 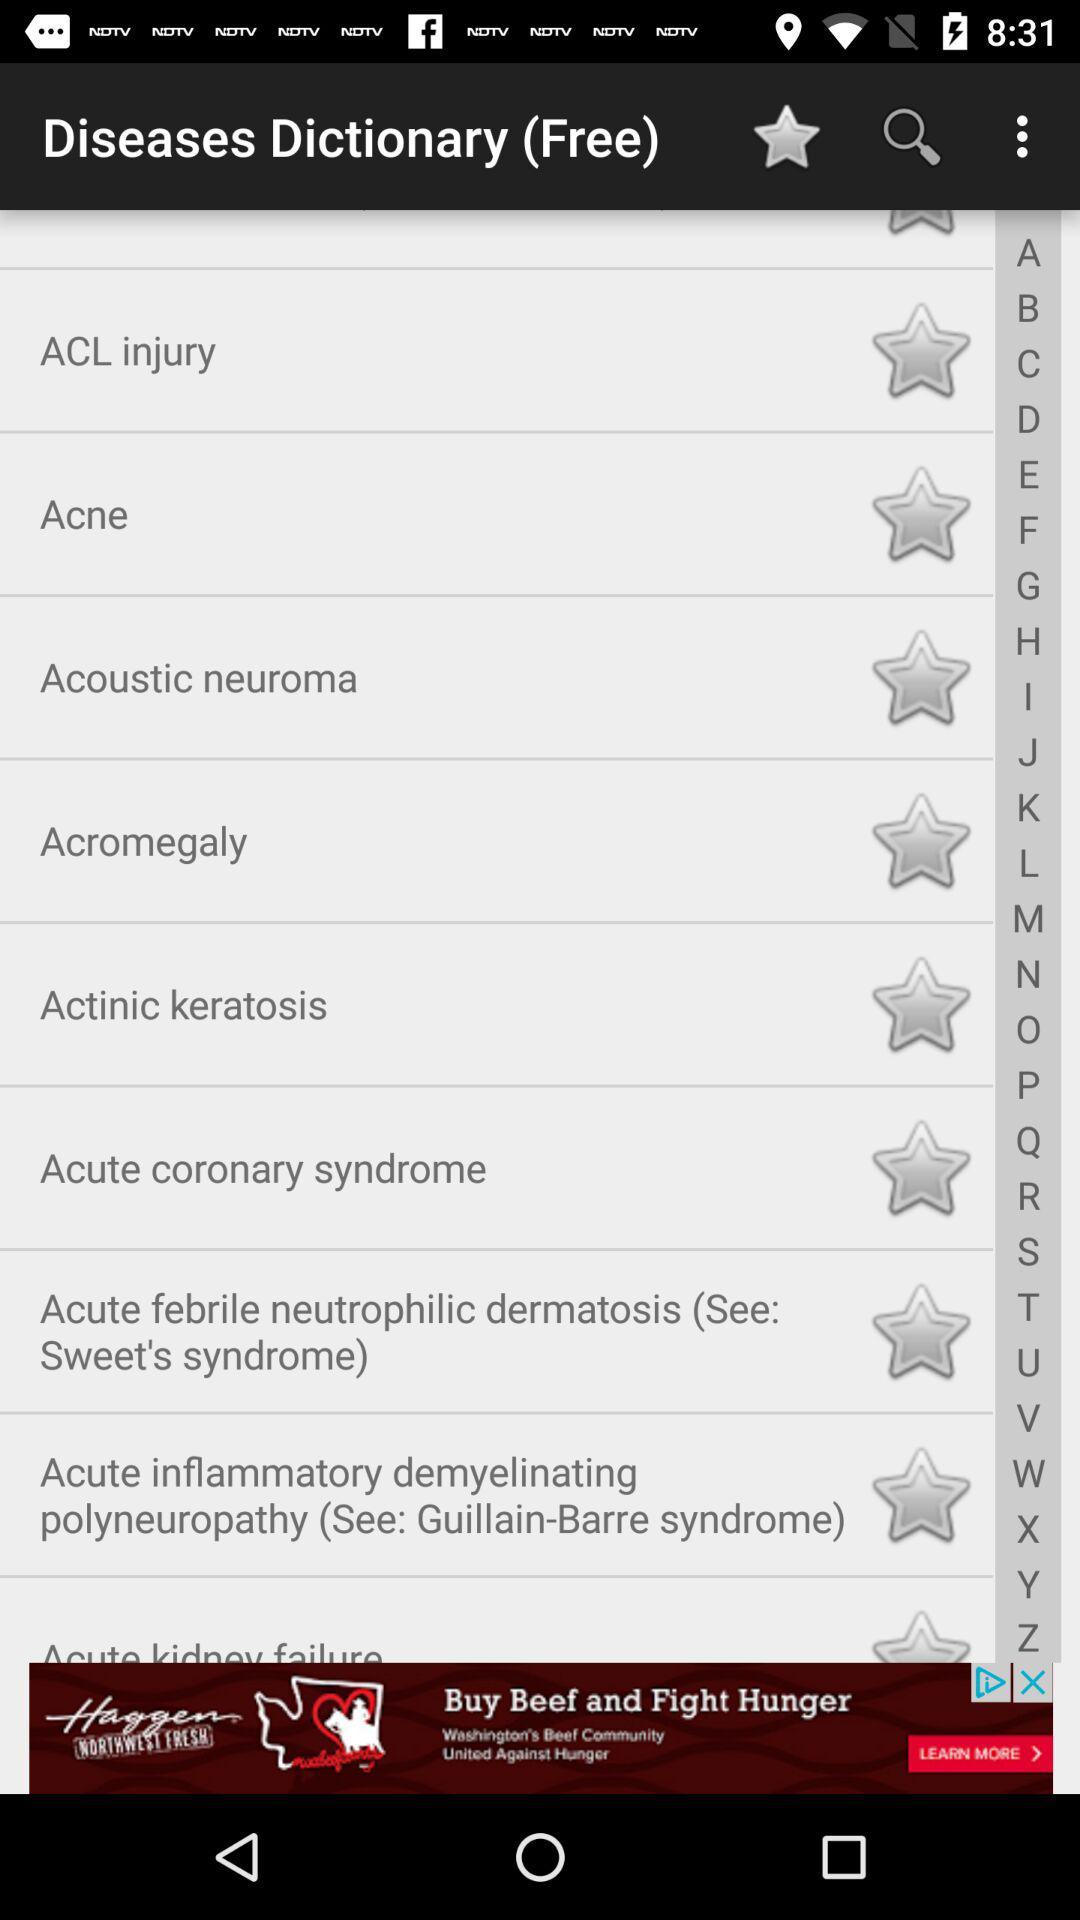 I want to click on like, so click(x=920, y=1327).